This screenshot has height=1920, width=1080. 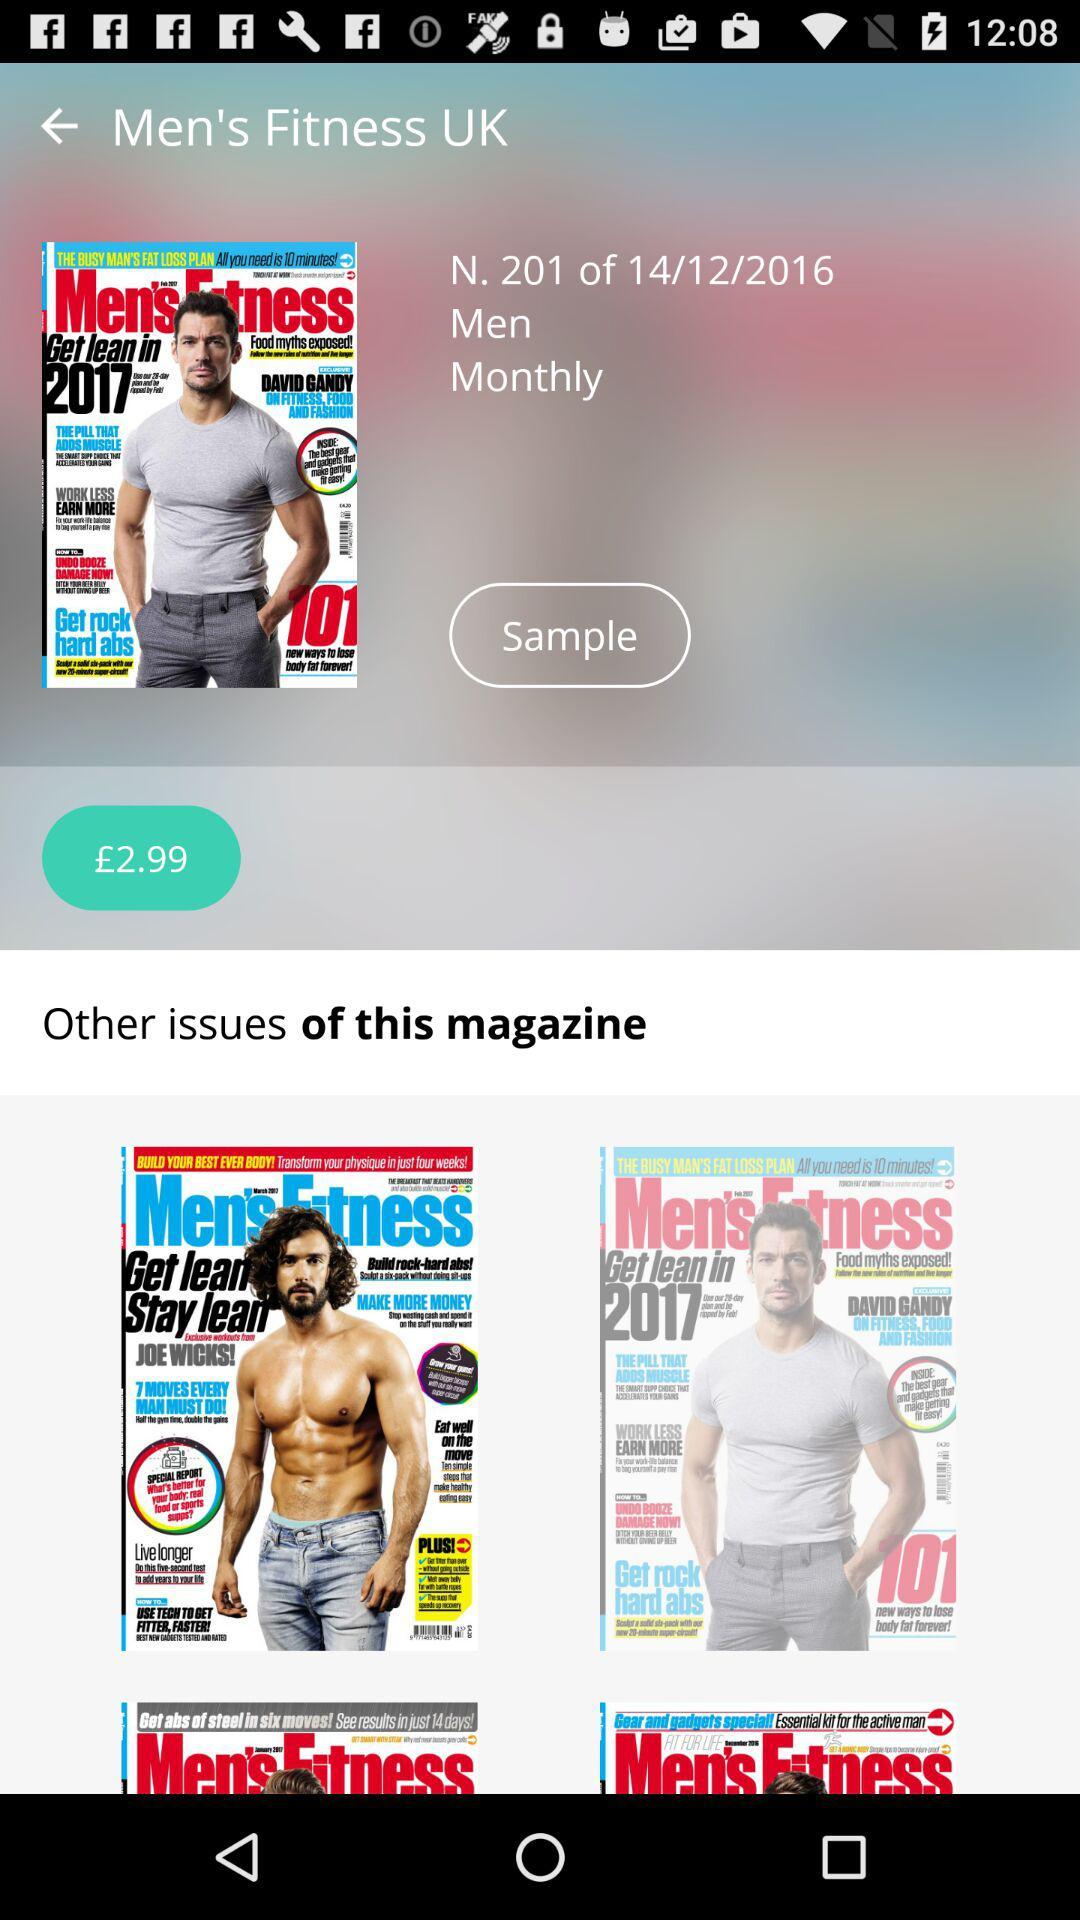 What do you see at coordinates (777, 1747) in the screenshot?
I see `magazine` at bounding box center [777, 1747].